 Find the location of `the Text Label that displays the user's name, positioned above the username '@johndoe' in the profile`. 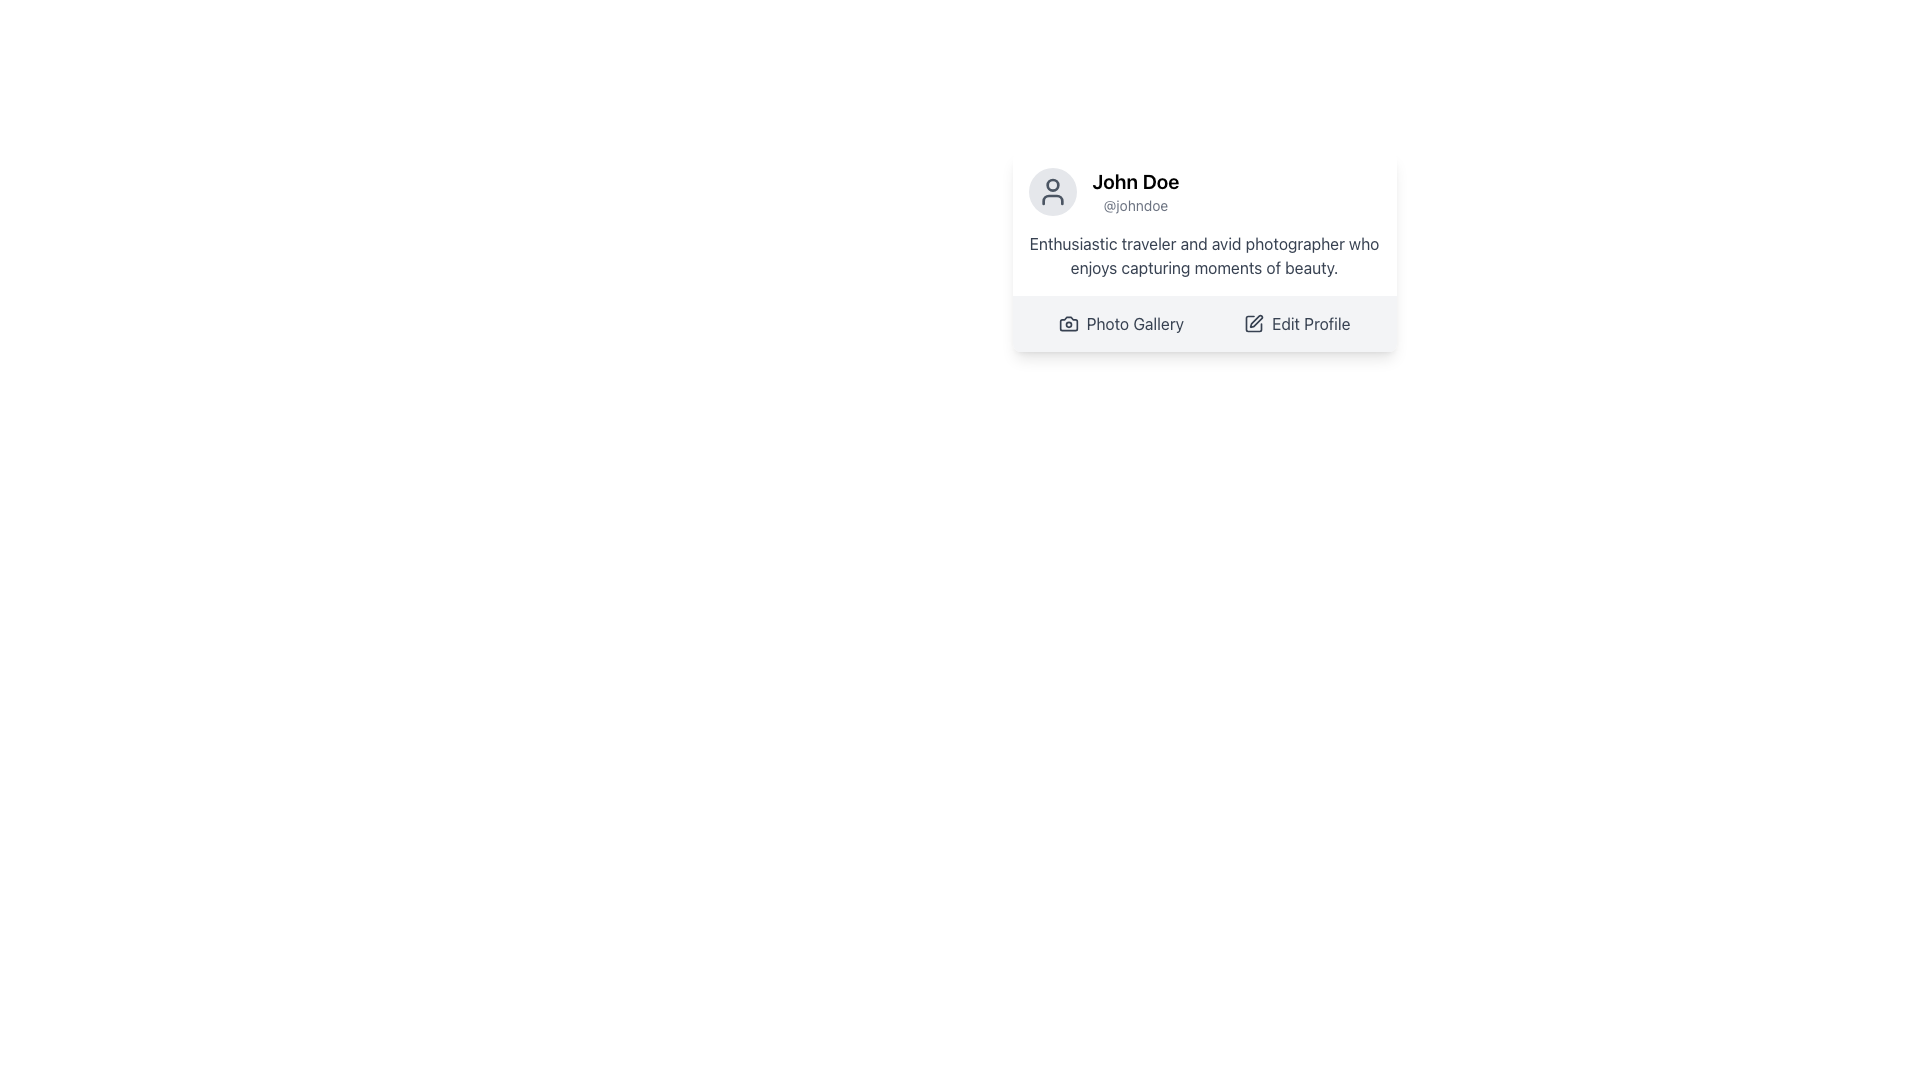

the Text Label that displays the user's name, positioned above the username '@johndoe' in the profile is located at coordinates (1135, 181).